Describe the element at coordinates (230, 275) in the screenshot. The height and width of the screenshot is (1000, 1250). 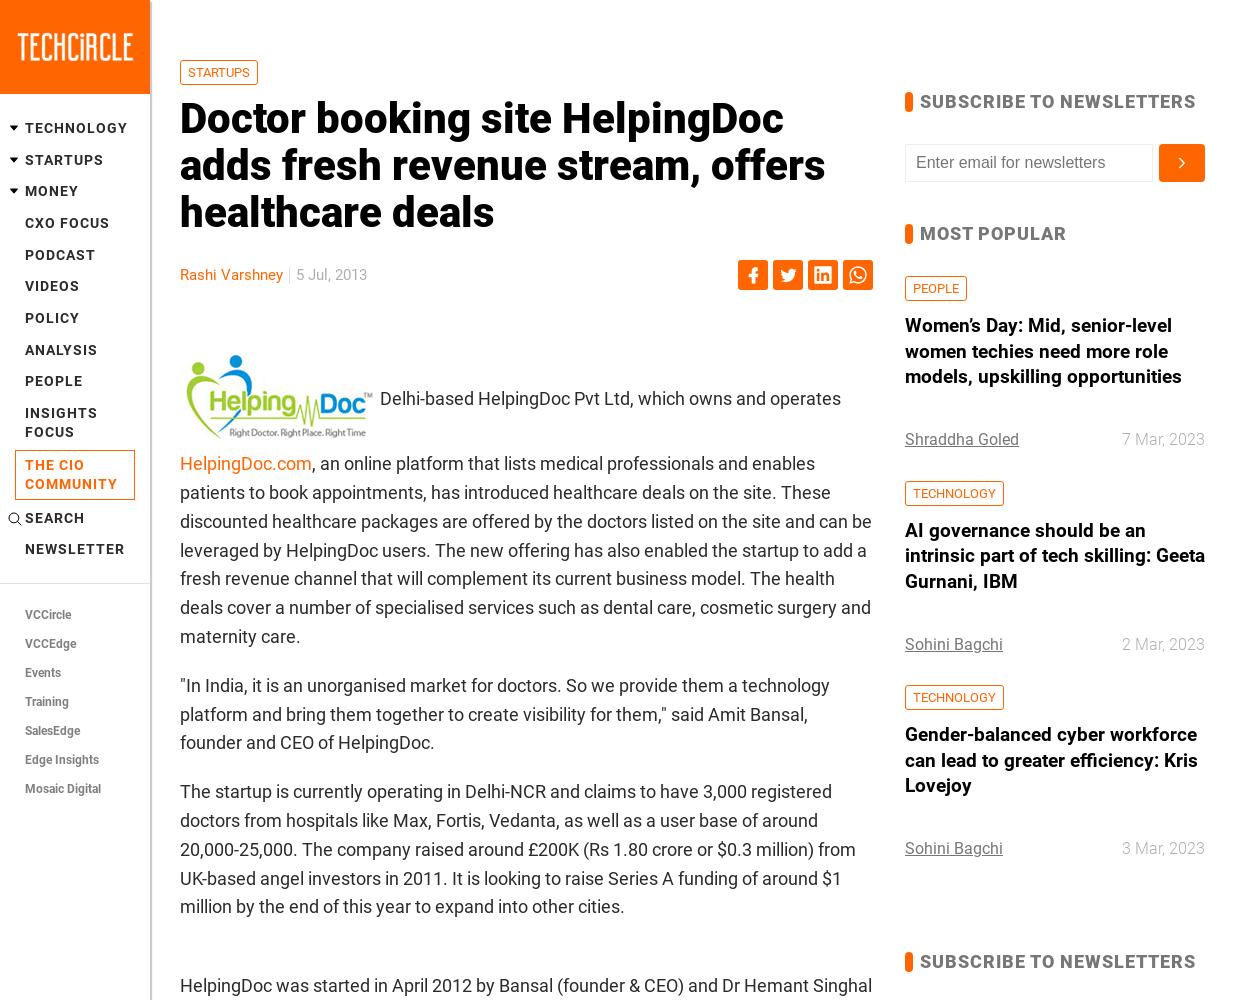
I see `'Rashi Varshney'` at that location.